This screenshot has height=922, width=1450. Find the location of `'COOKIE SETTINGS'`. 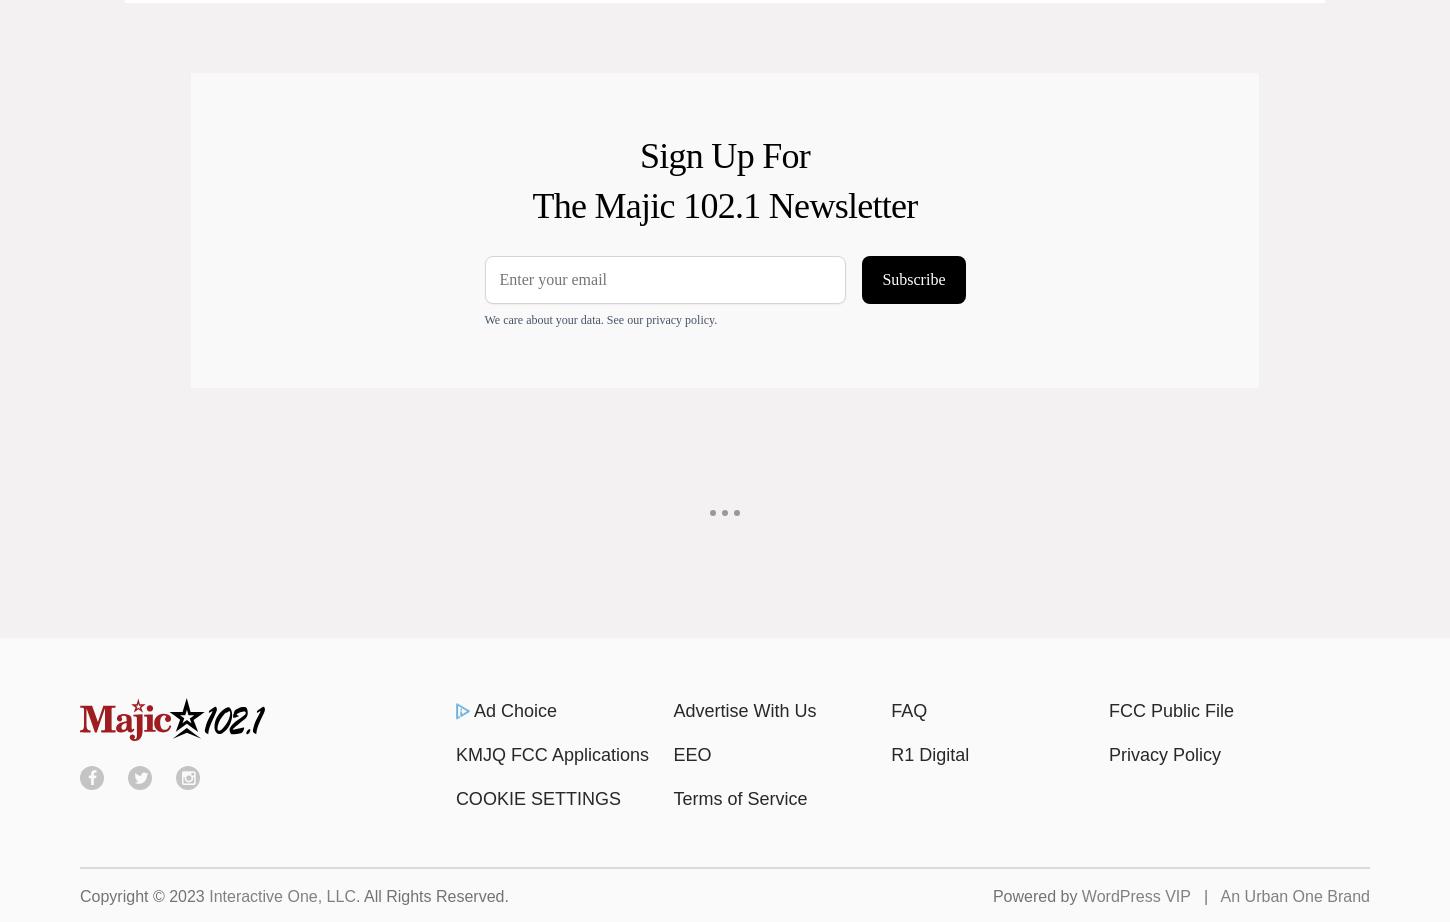

'COOKIE SETTINGS' is located at coordinates (537, 796).